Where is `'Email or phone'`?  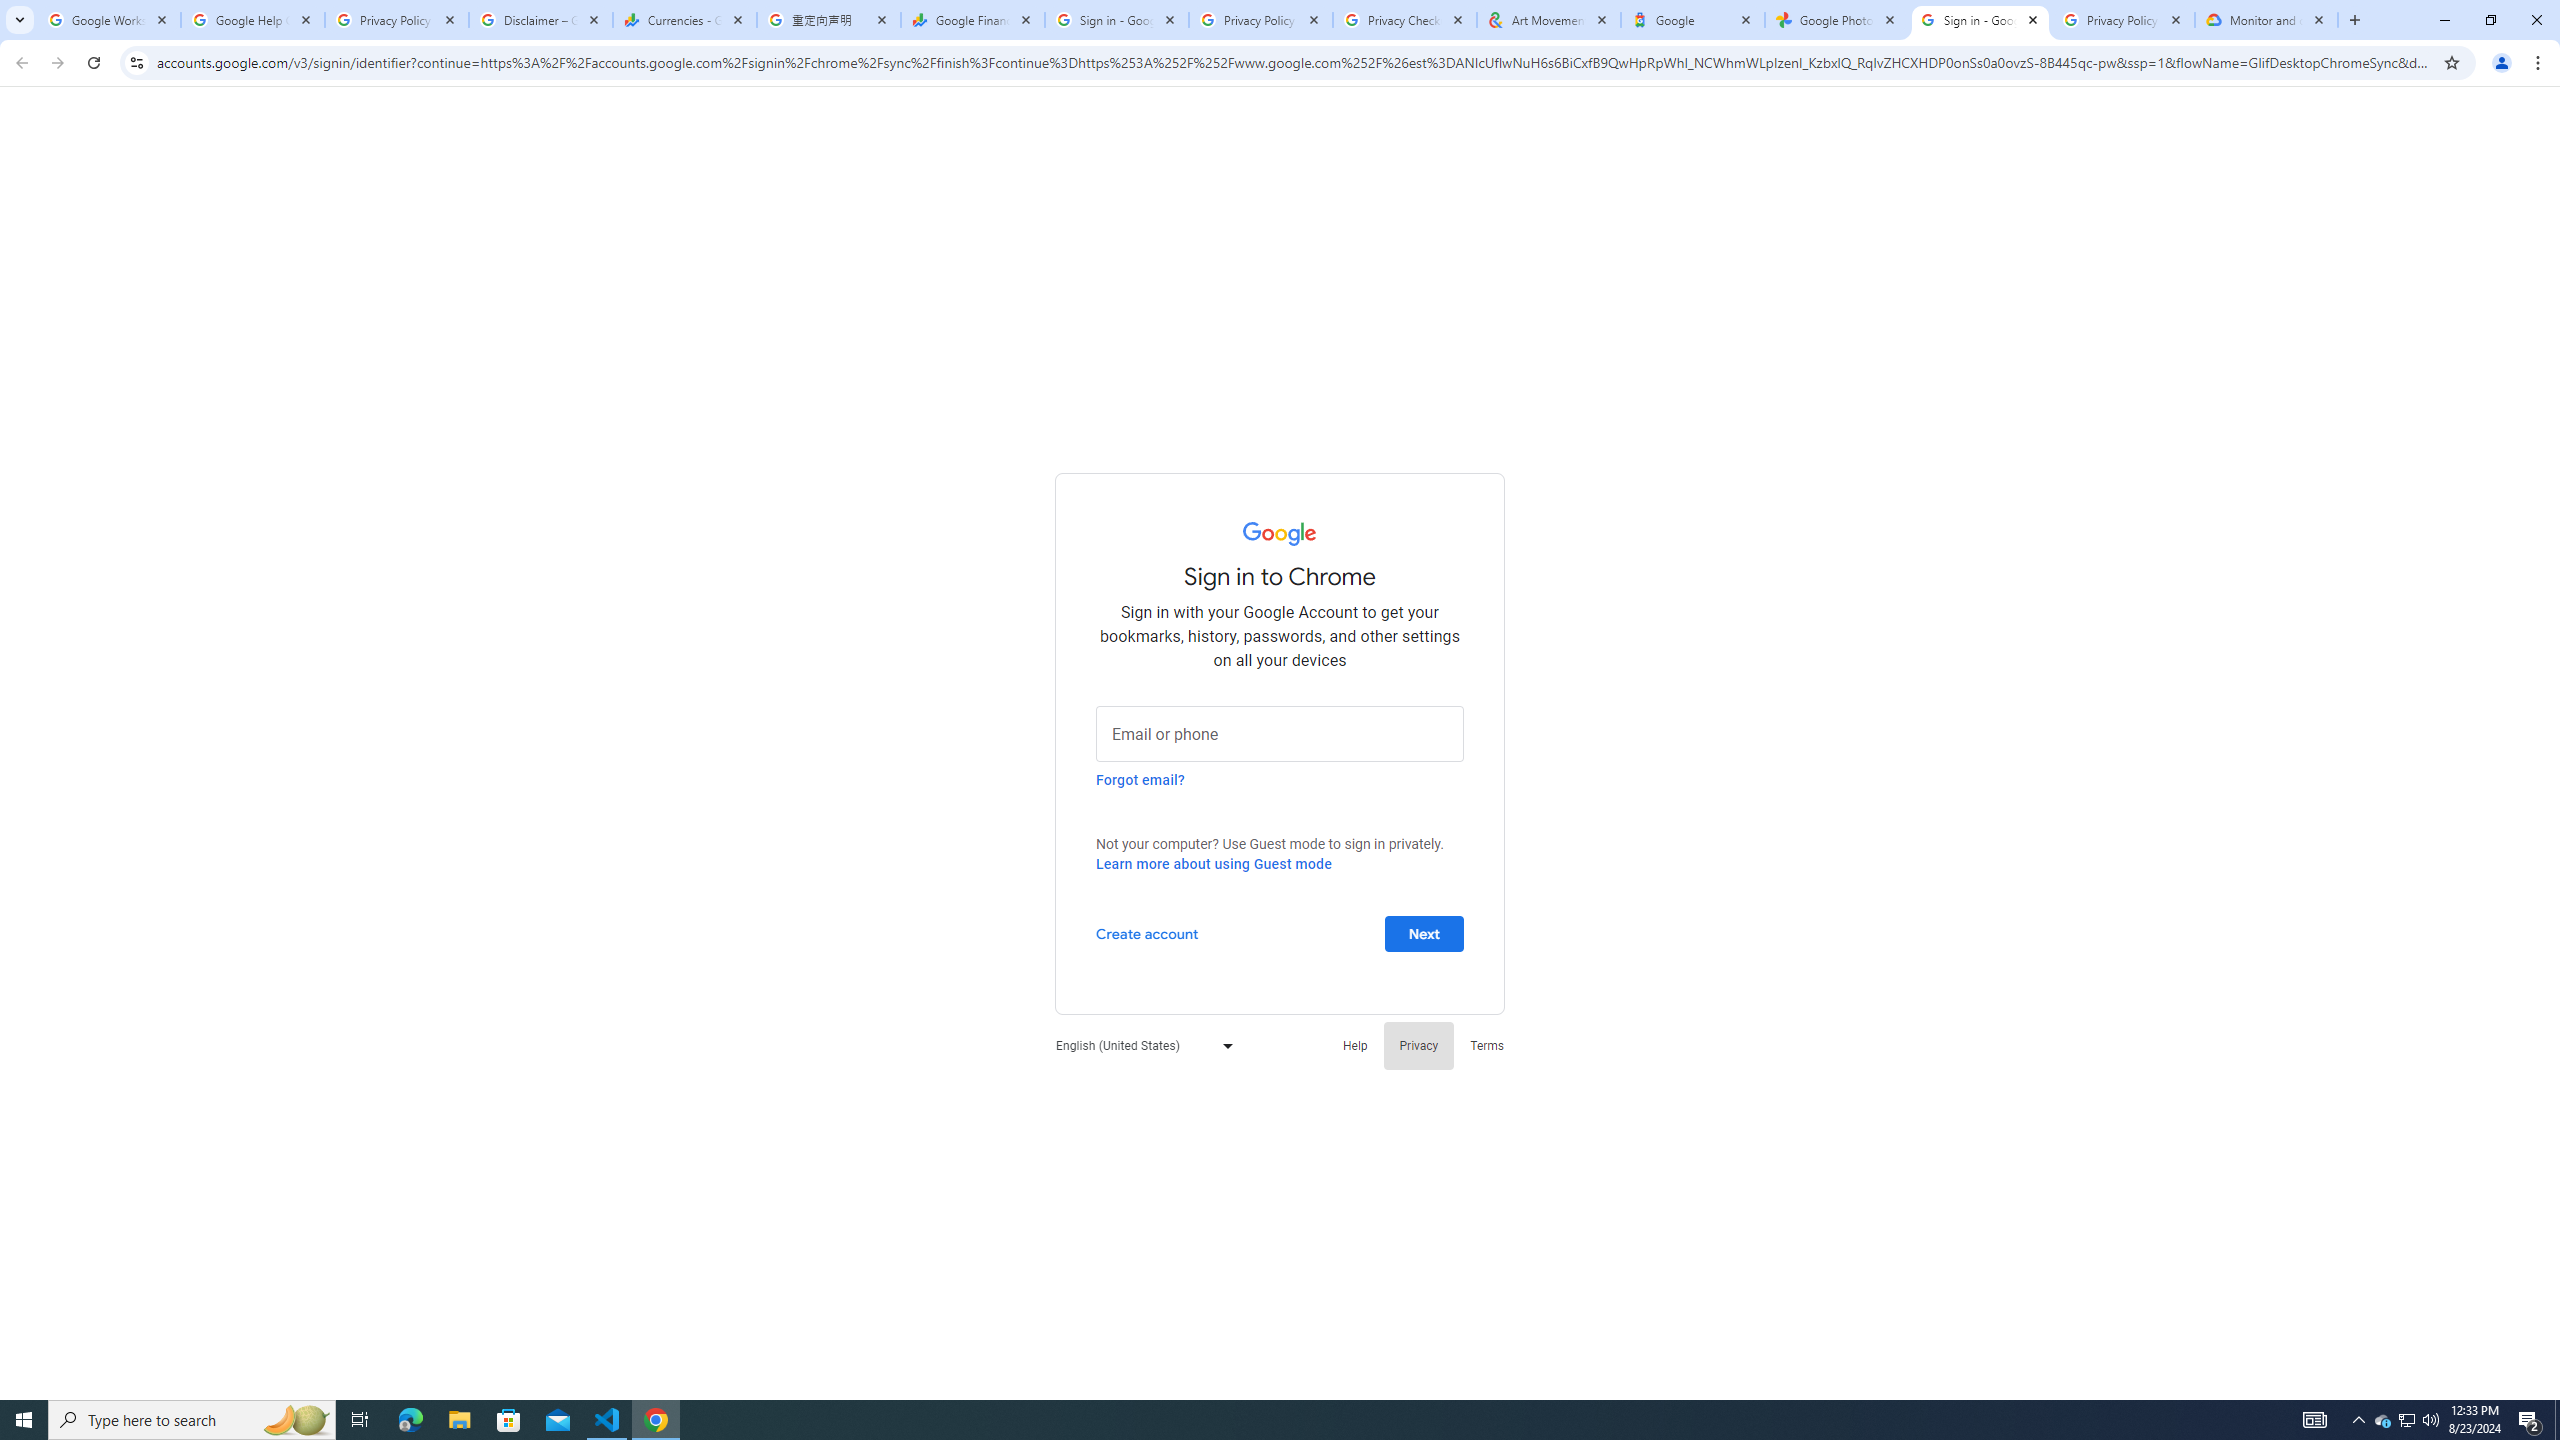
'Email or phone' is located at coordinates (1280, 731).